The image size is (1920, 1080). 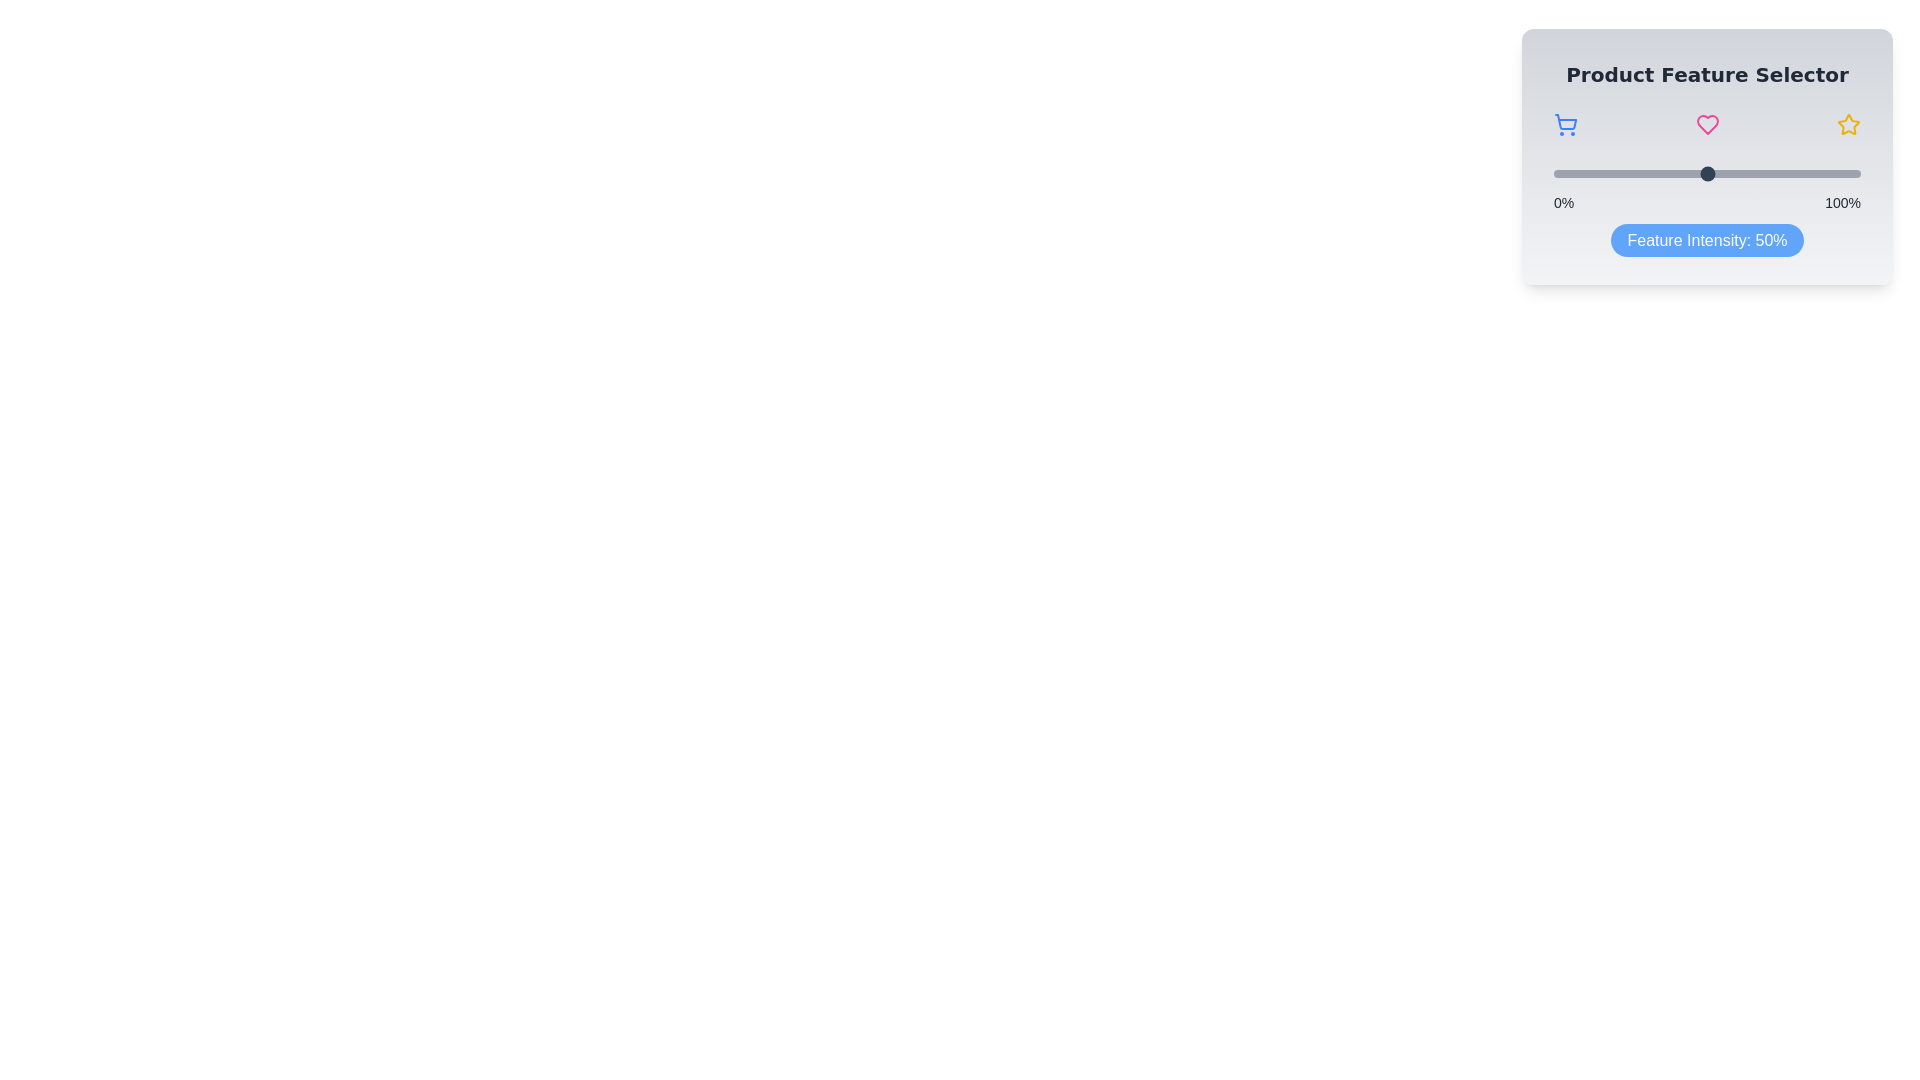 What do you see at coordinates (1706, 172) in the screenshot?
I see `the slider to set the feature intensity to 50%` at bounding box center [1706, 172].